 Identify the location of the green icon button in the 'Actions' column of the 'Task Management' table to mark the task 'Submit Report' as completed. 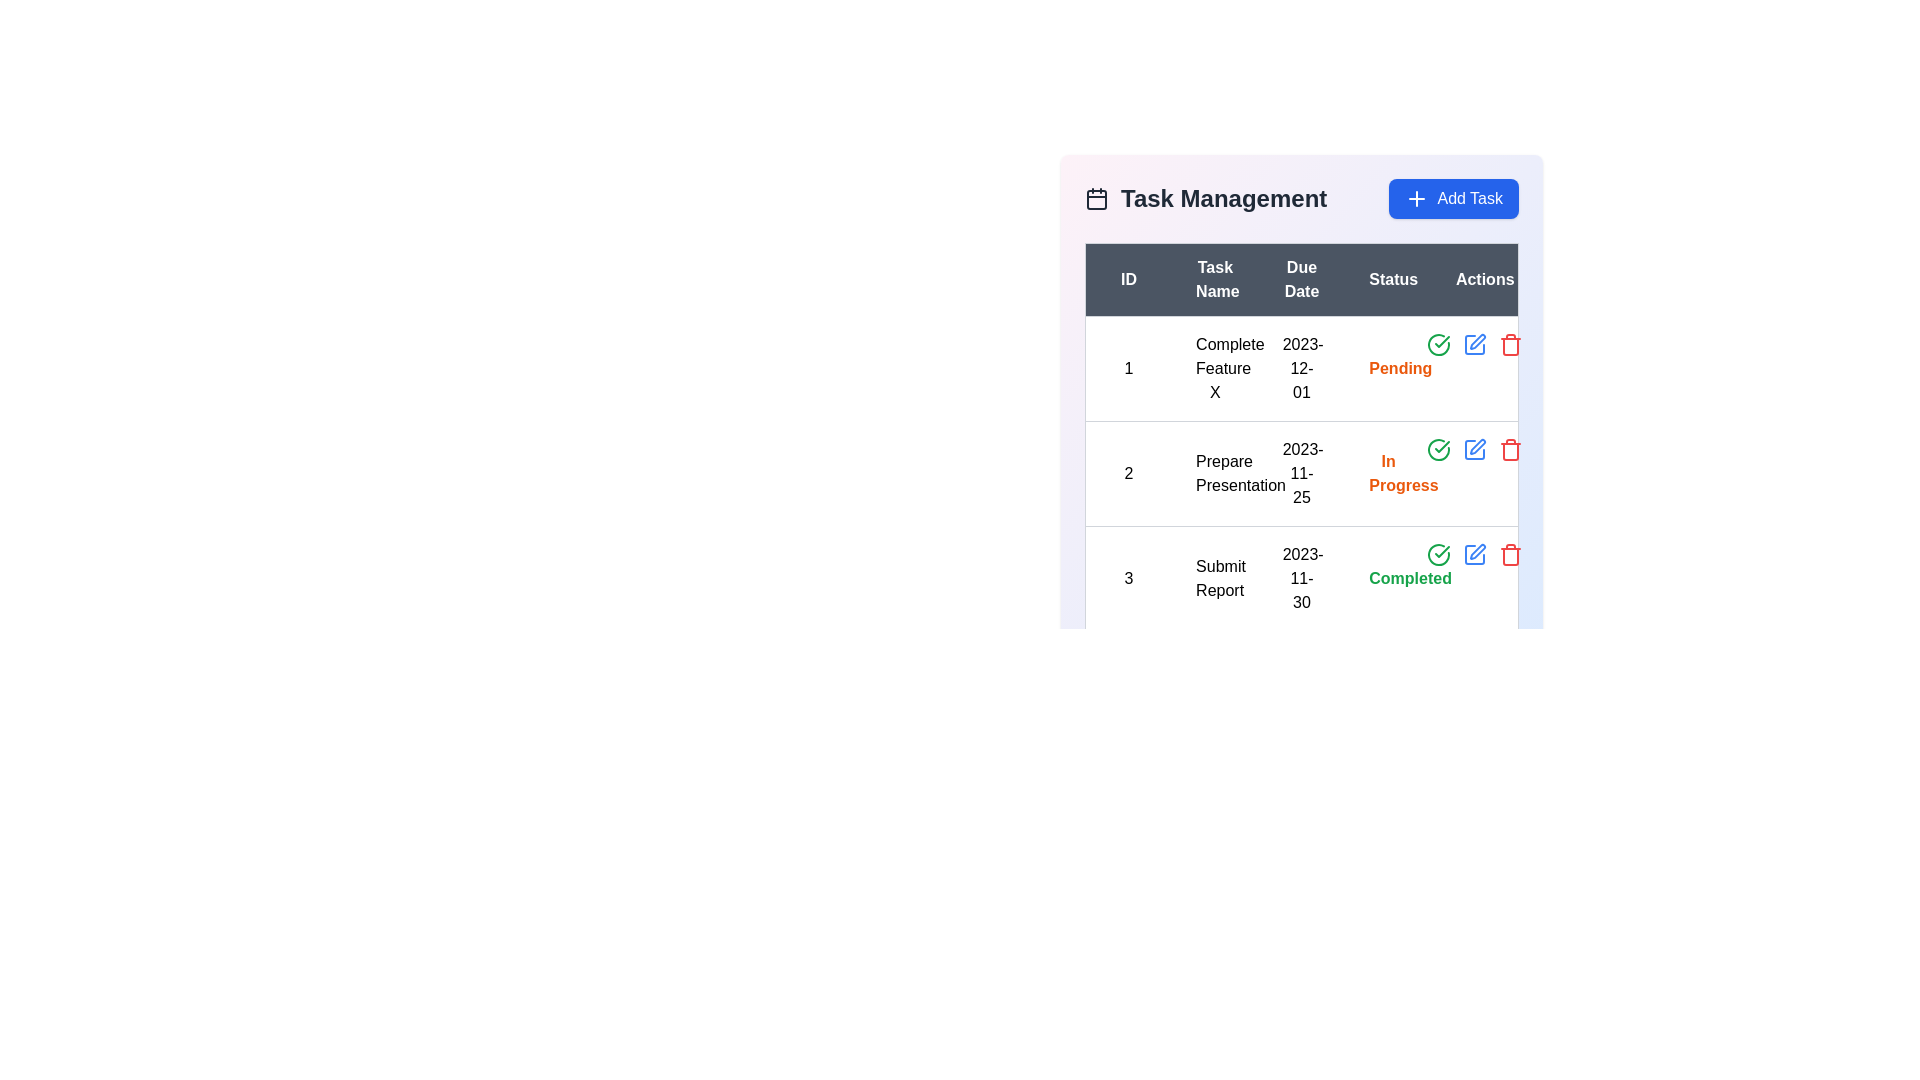
(1437, 555).